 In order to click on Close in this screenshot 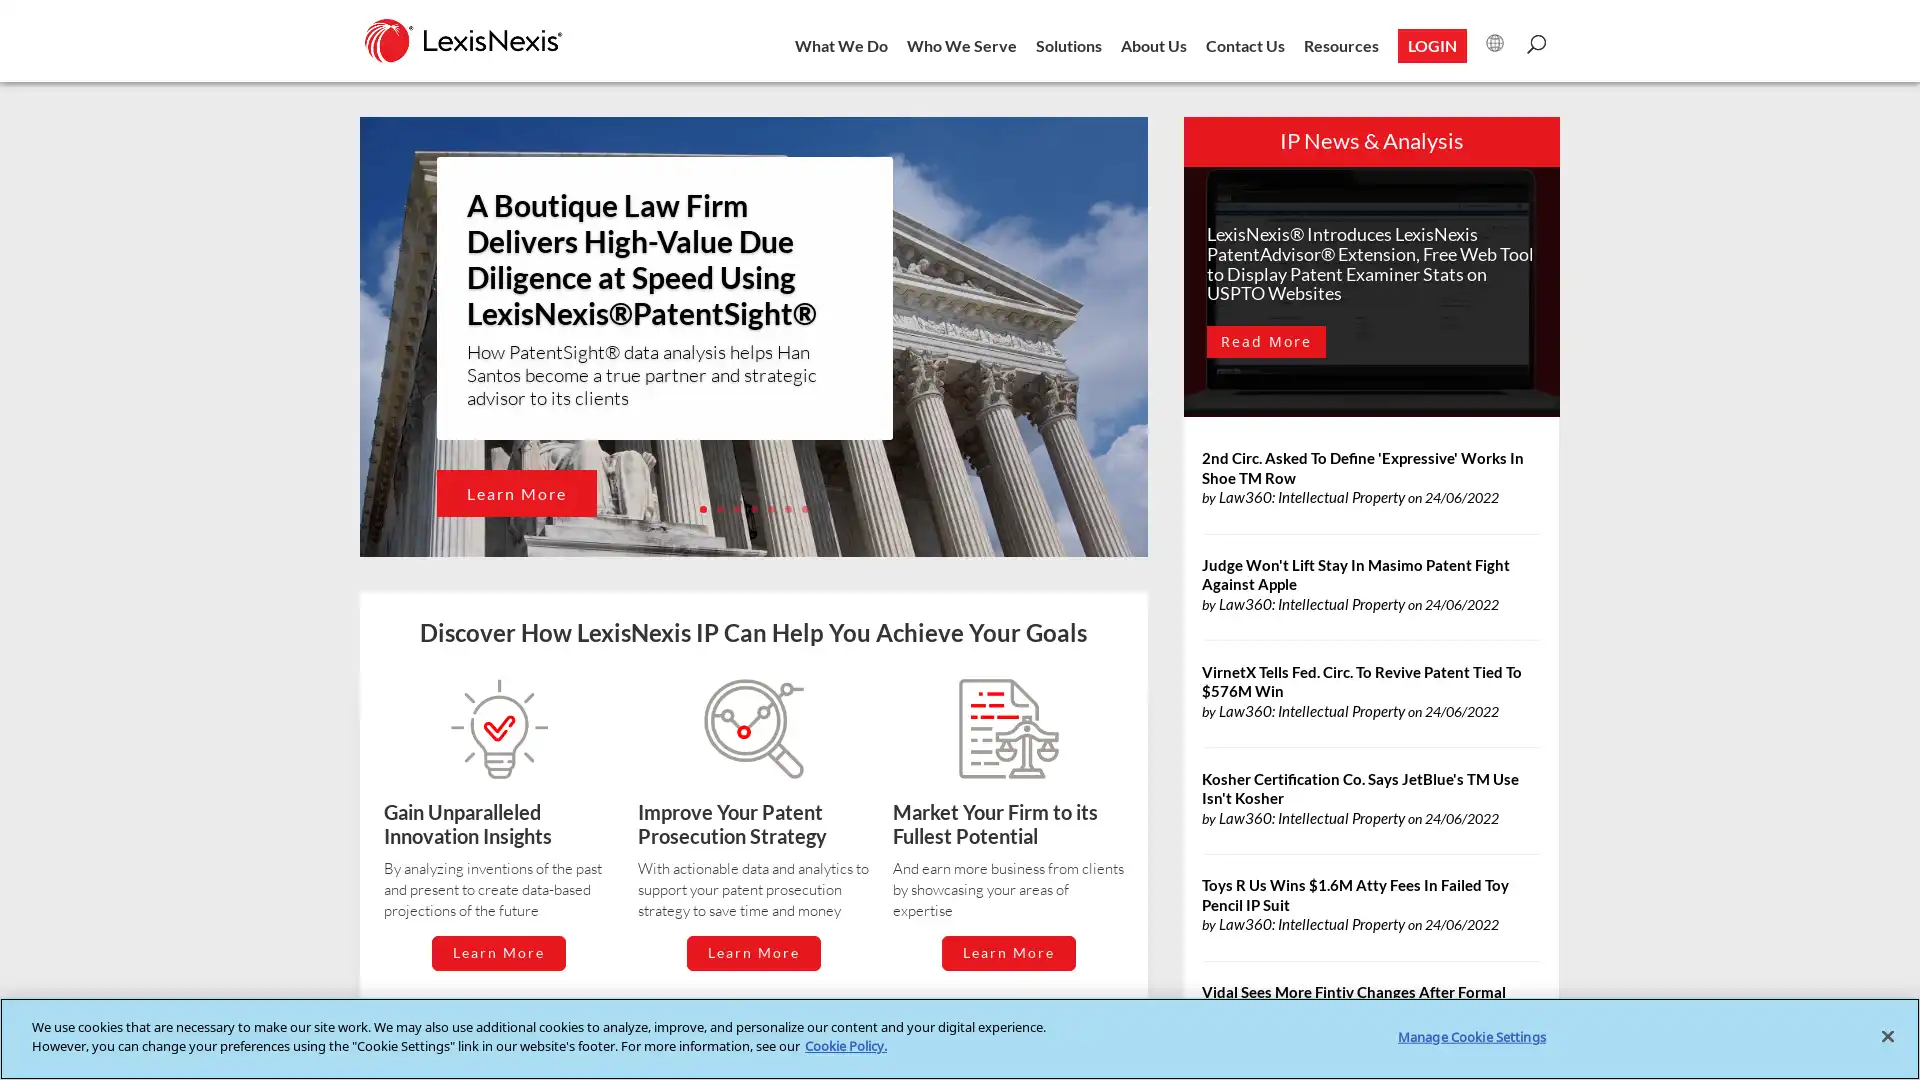, I will do `click(1218, 219)`.